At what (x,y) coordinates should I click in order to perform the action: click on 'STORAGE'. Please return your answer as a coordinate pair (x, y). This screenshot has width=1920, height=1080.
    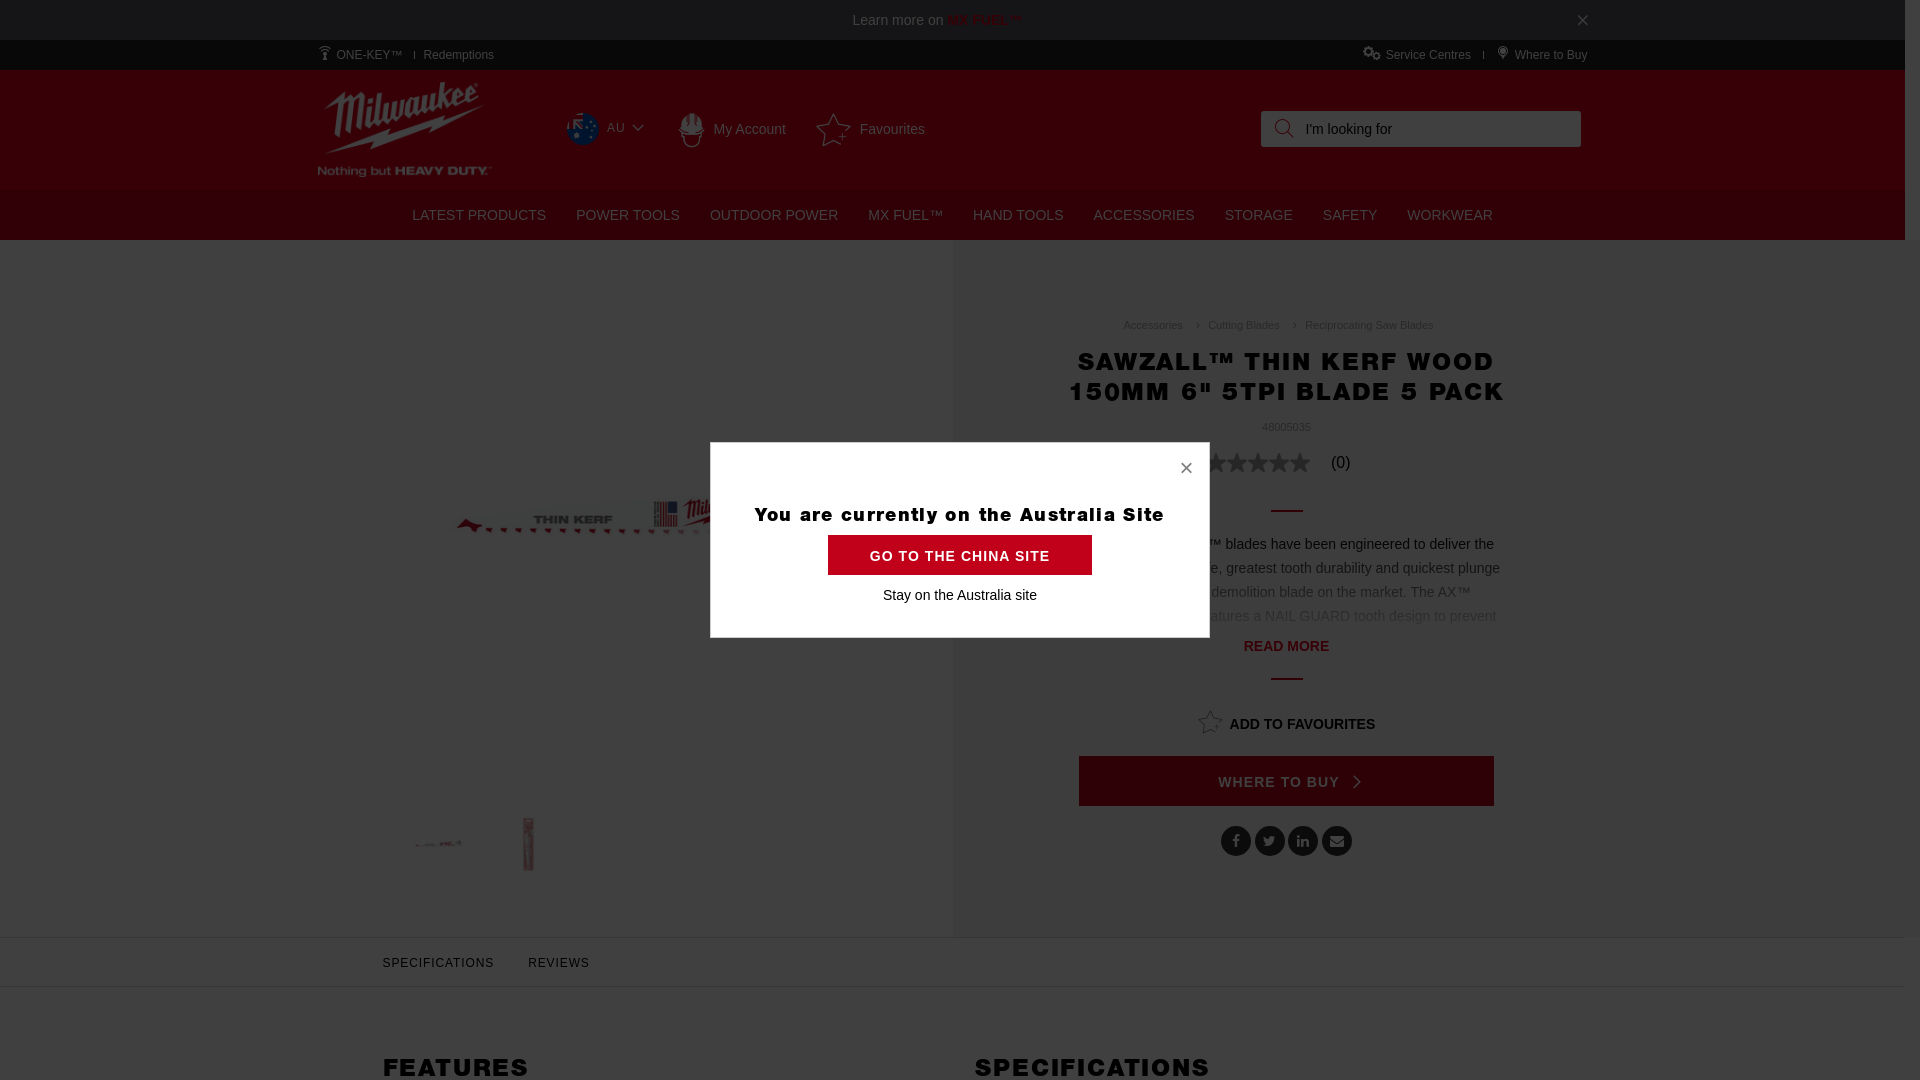
    Looking at the image, I should click on (1257, 215).